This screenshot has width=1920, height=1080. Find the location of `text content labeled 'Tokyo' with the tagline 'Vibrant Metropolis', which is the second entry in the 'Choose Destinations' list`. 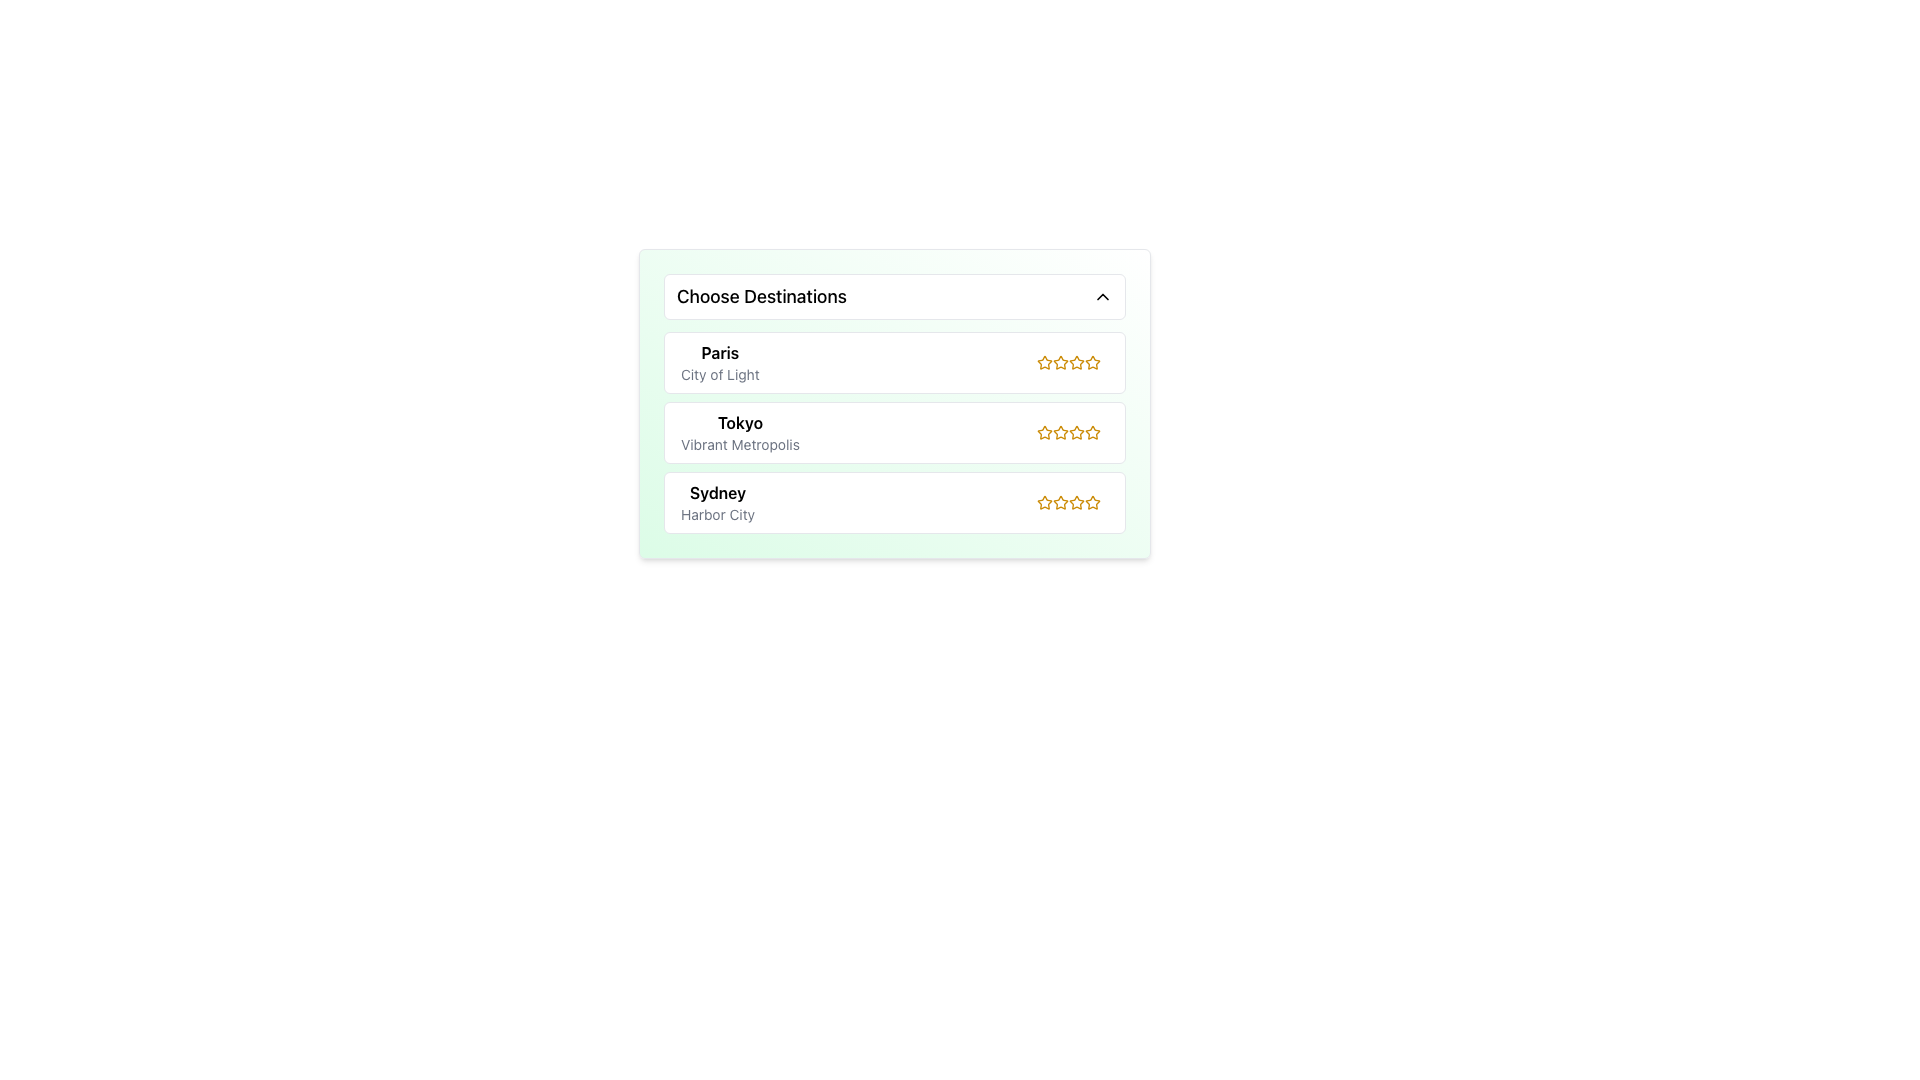

text content labeled 'Tokyo' with the tagline 'Vibrant Metropolis', which is the second entry in the 'Choose Destinations' list is located at coordinates (739, 431).